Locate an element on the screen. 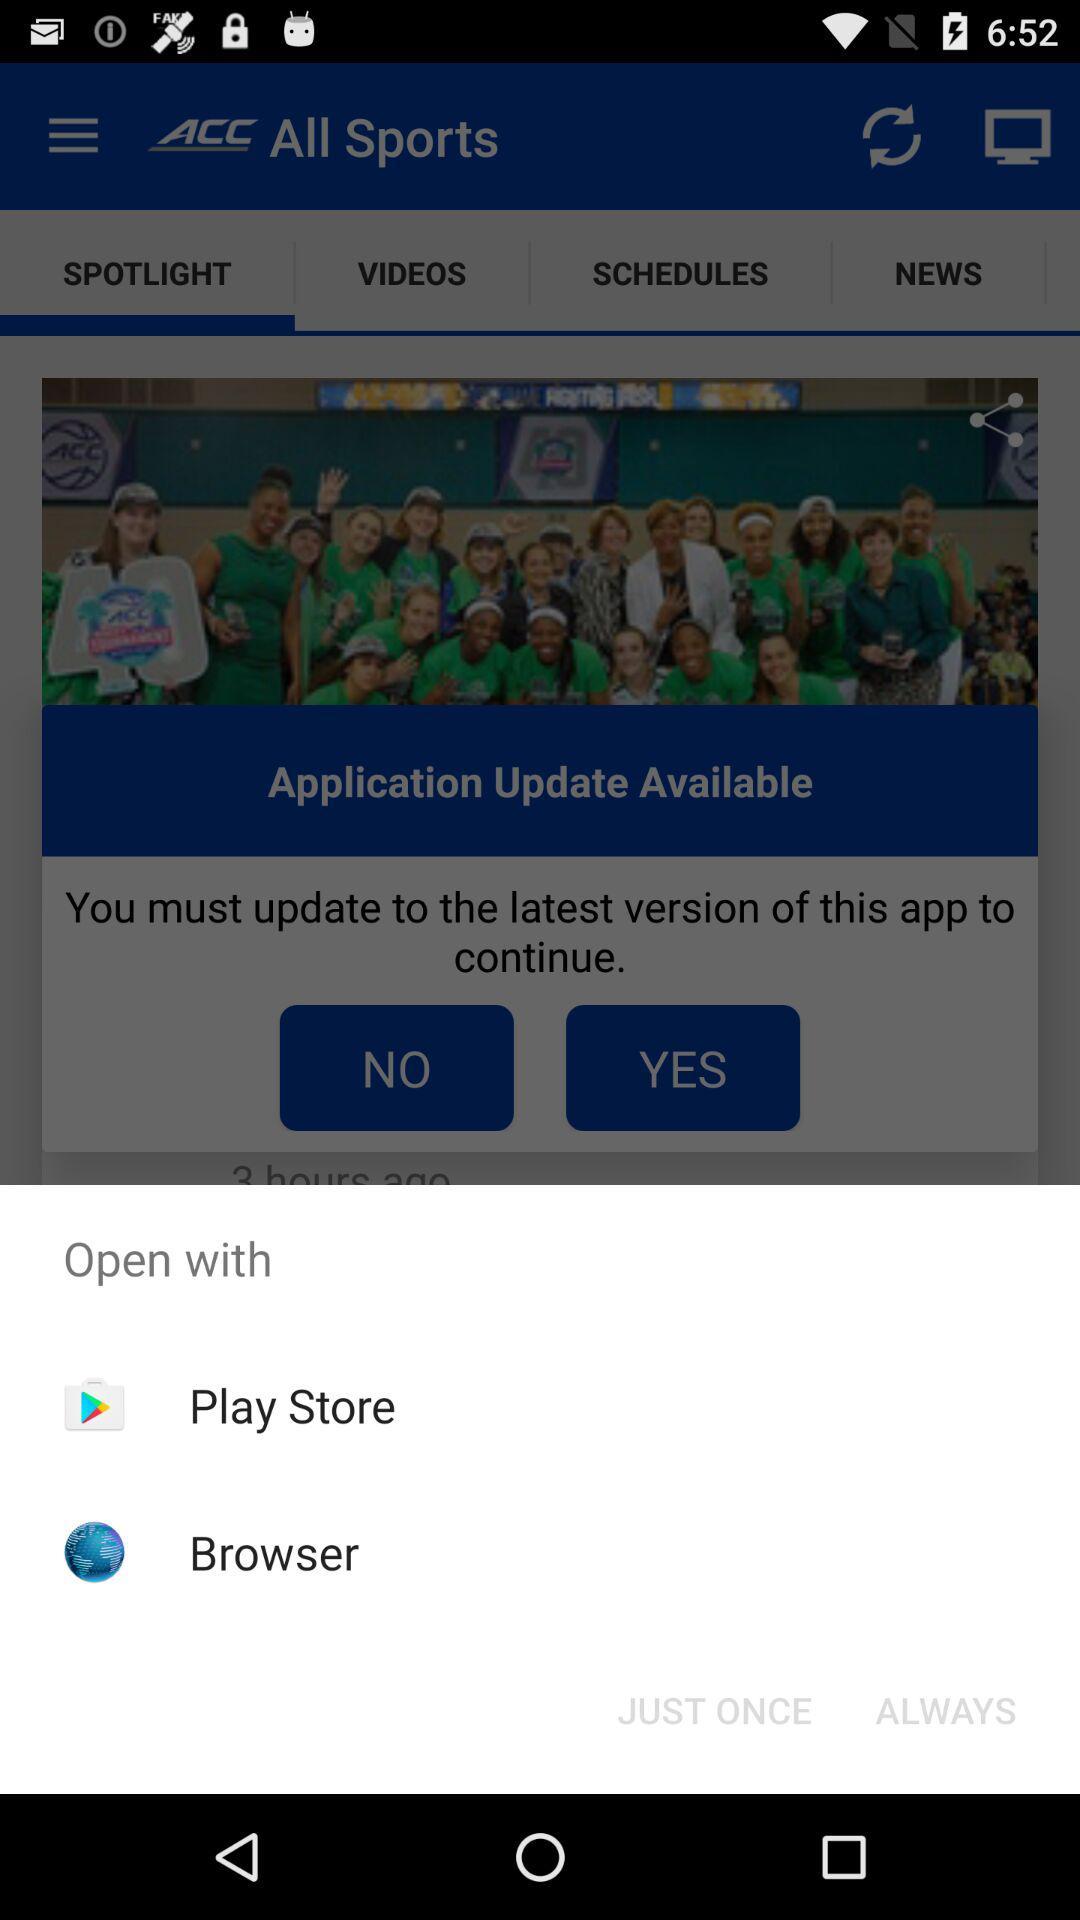 This screenshot has height=1920, width=1080. the icon below the open with item is located at coordinates (945, 1708).